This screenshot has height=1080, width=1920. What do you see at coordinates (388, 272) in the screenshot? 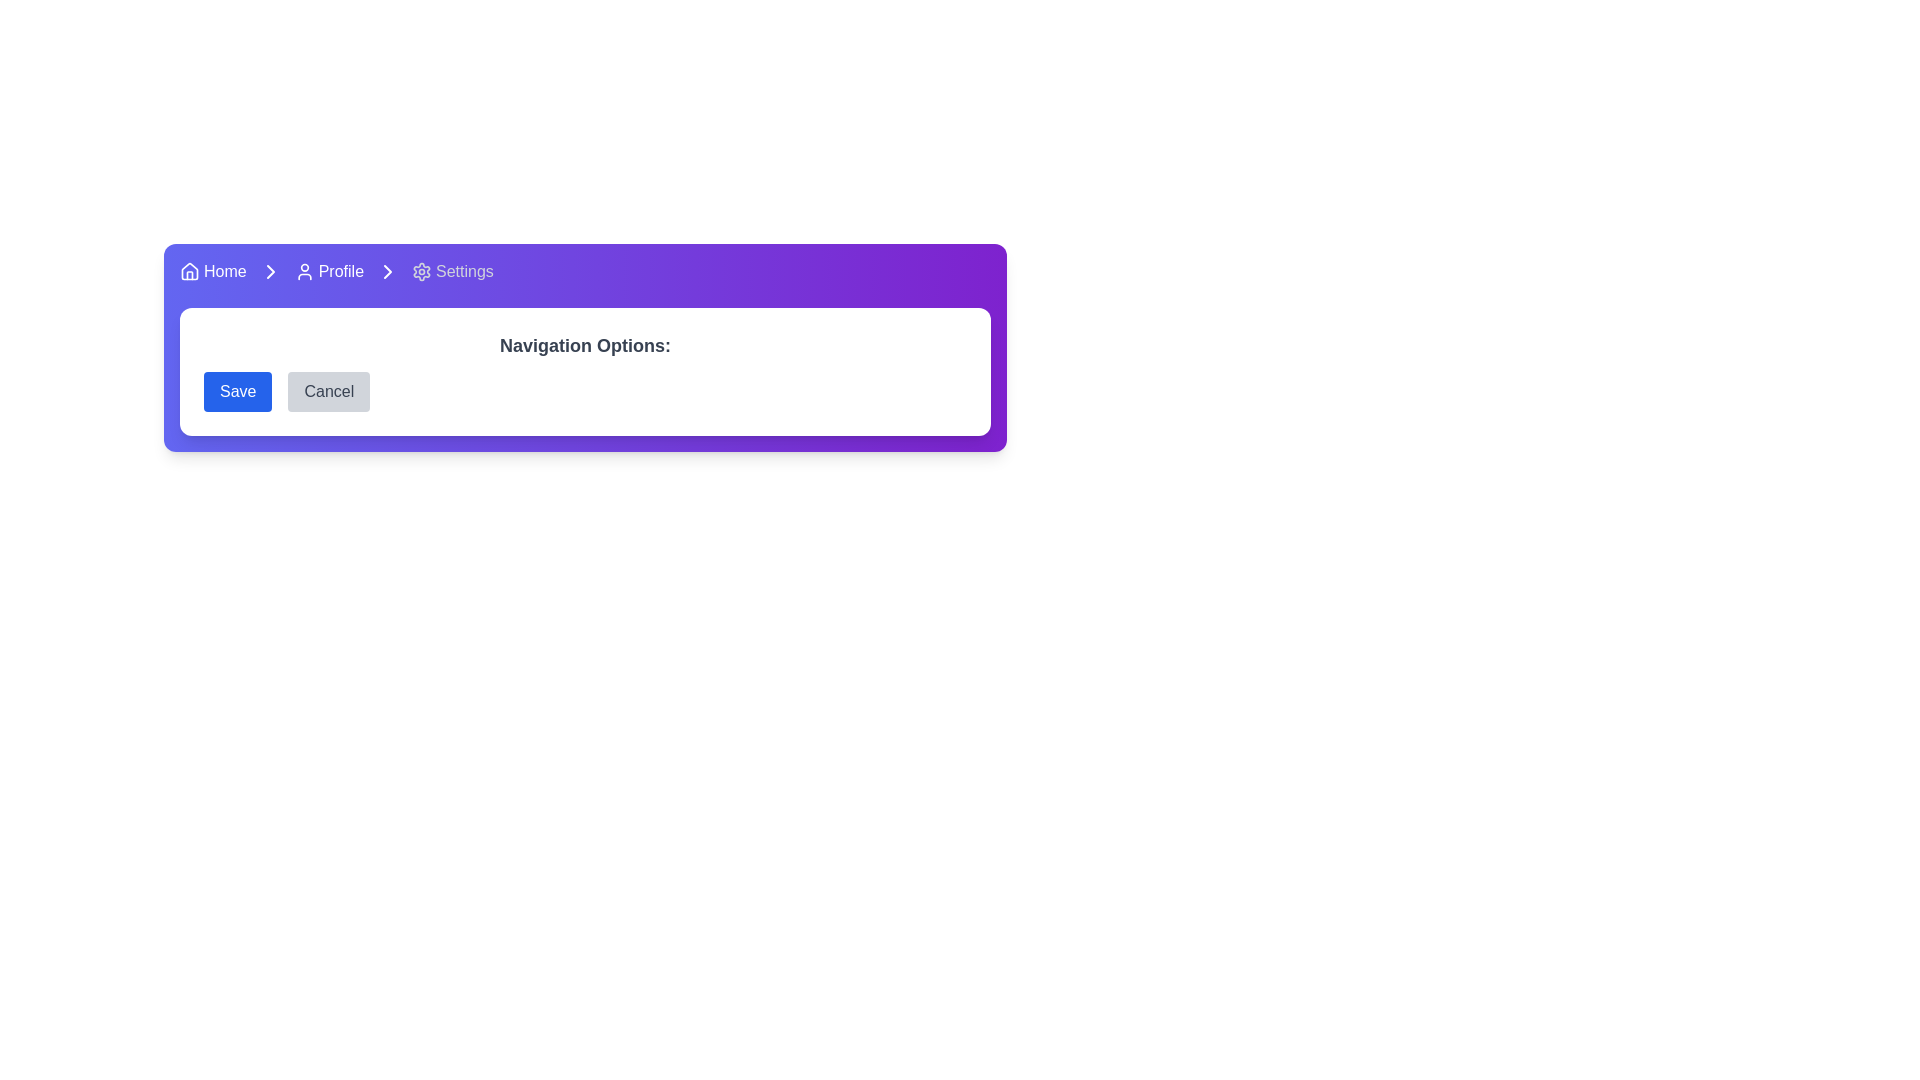
I see `the right-pointing arrow icon located in the navigation bar, which is adjacent to the 'Profile' button and precedes the 'Settings' button` at bounding box center [388, 272].